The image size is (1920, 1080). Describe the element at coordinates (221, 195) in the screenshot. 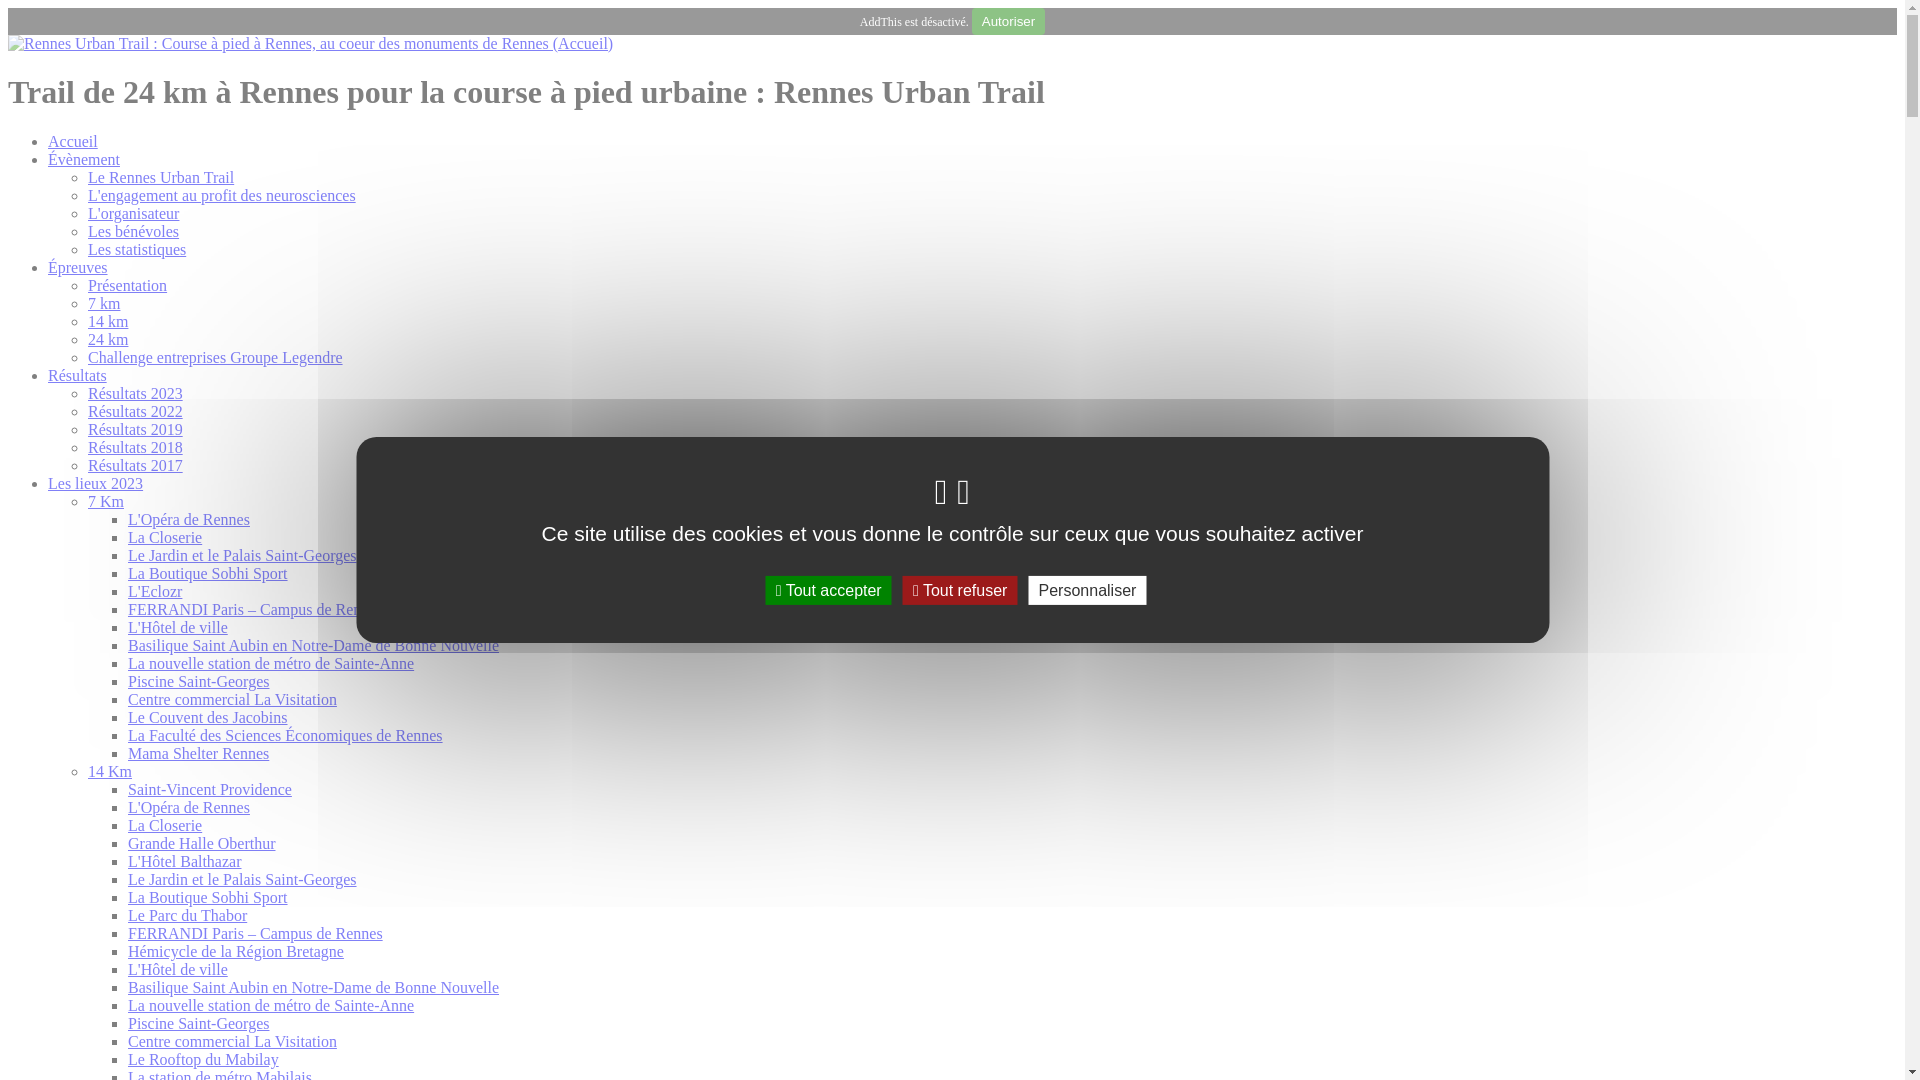

I see `'L'engagement au profit des neurosciences'` at that location.